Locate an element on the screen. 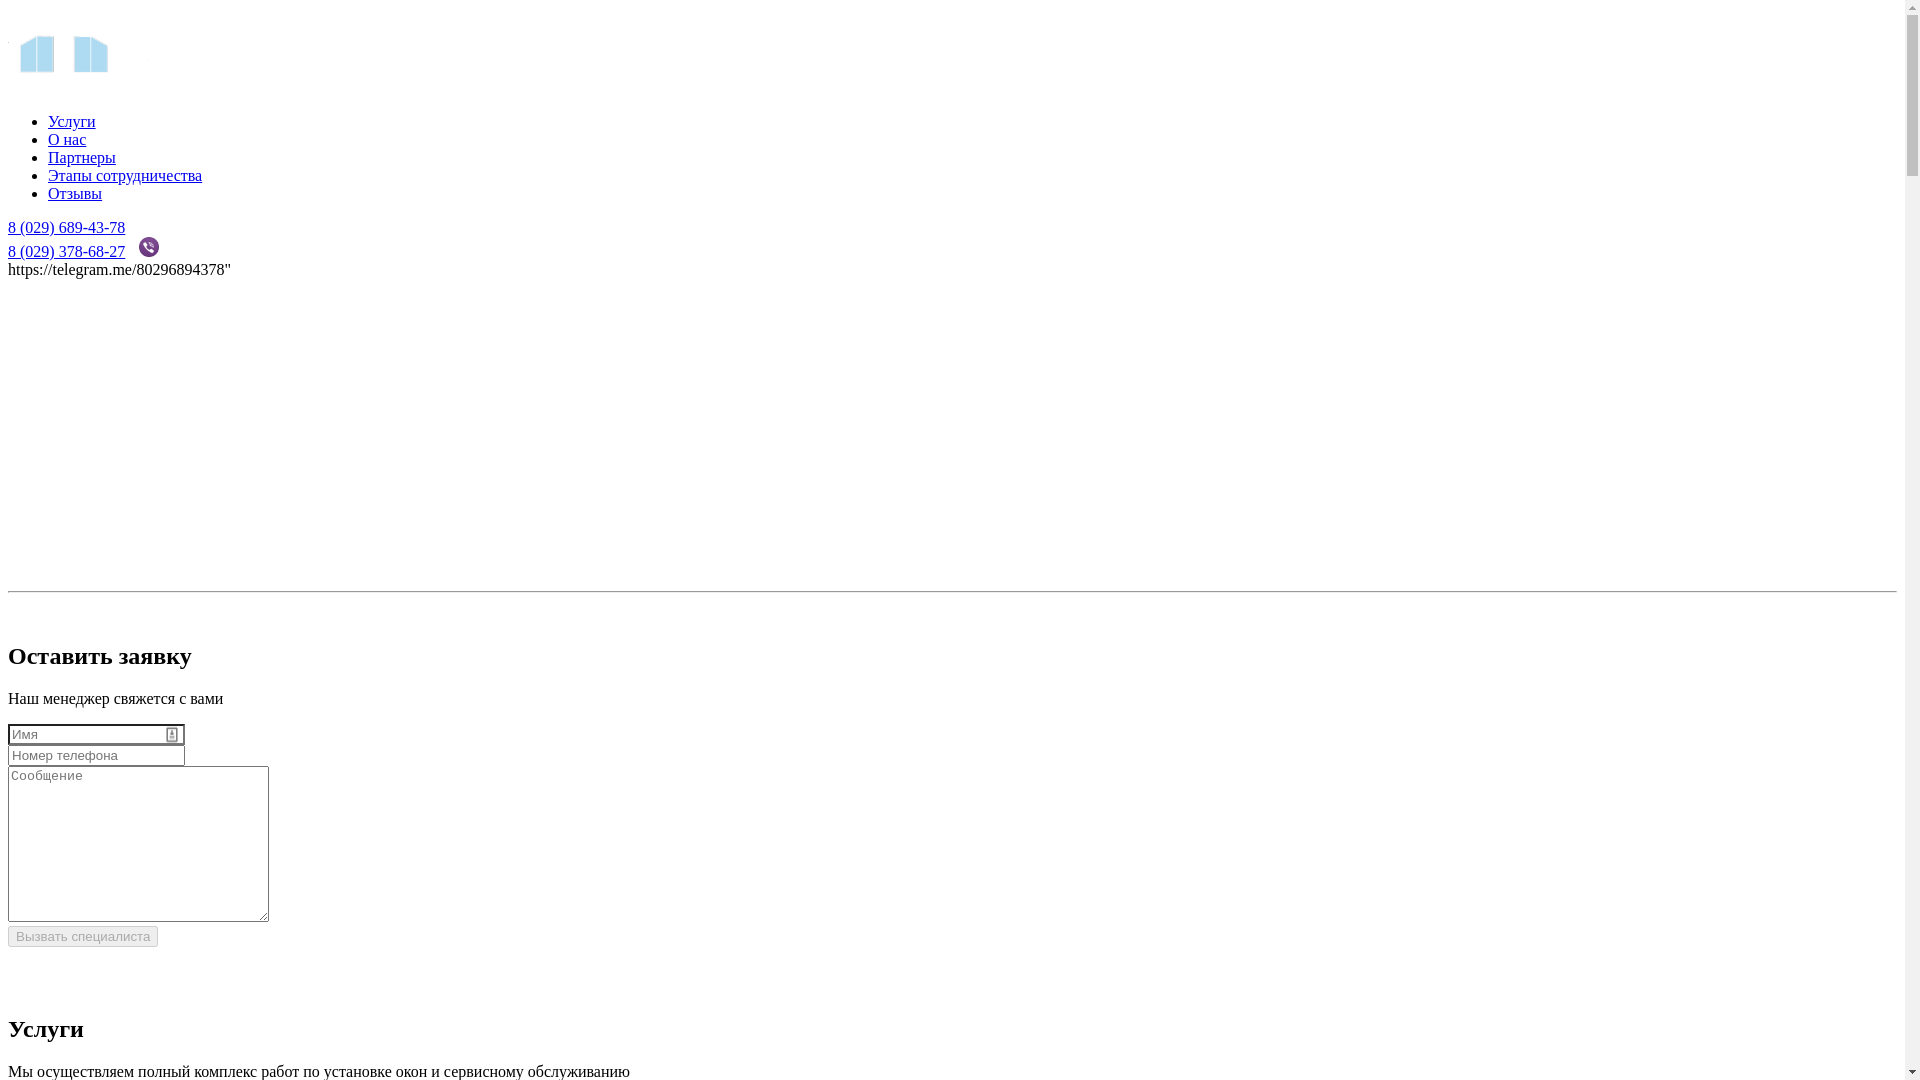  '8 (029) 378-68-27' is located at coordinates (8, 250).